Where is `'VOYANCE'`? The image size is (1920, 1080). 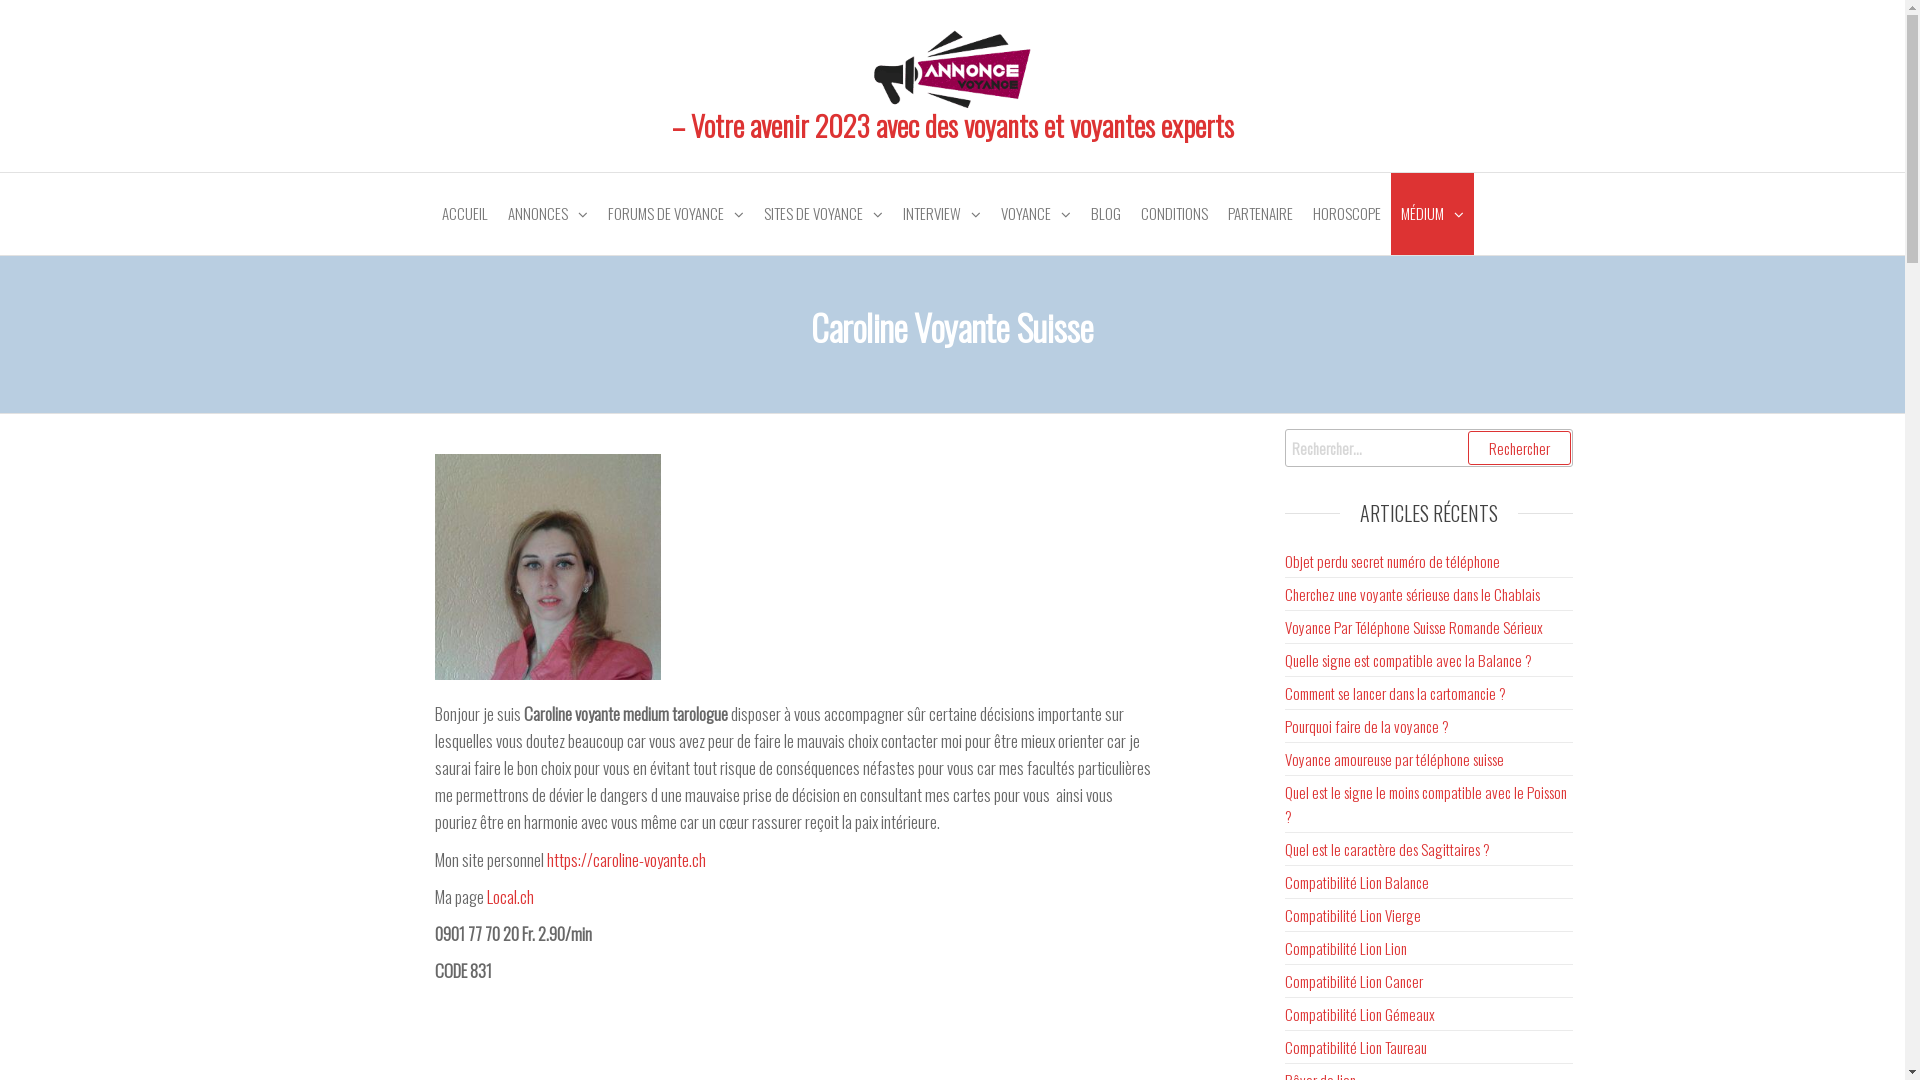
'VOYANCE' is located at coordinates (1035, 213).